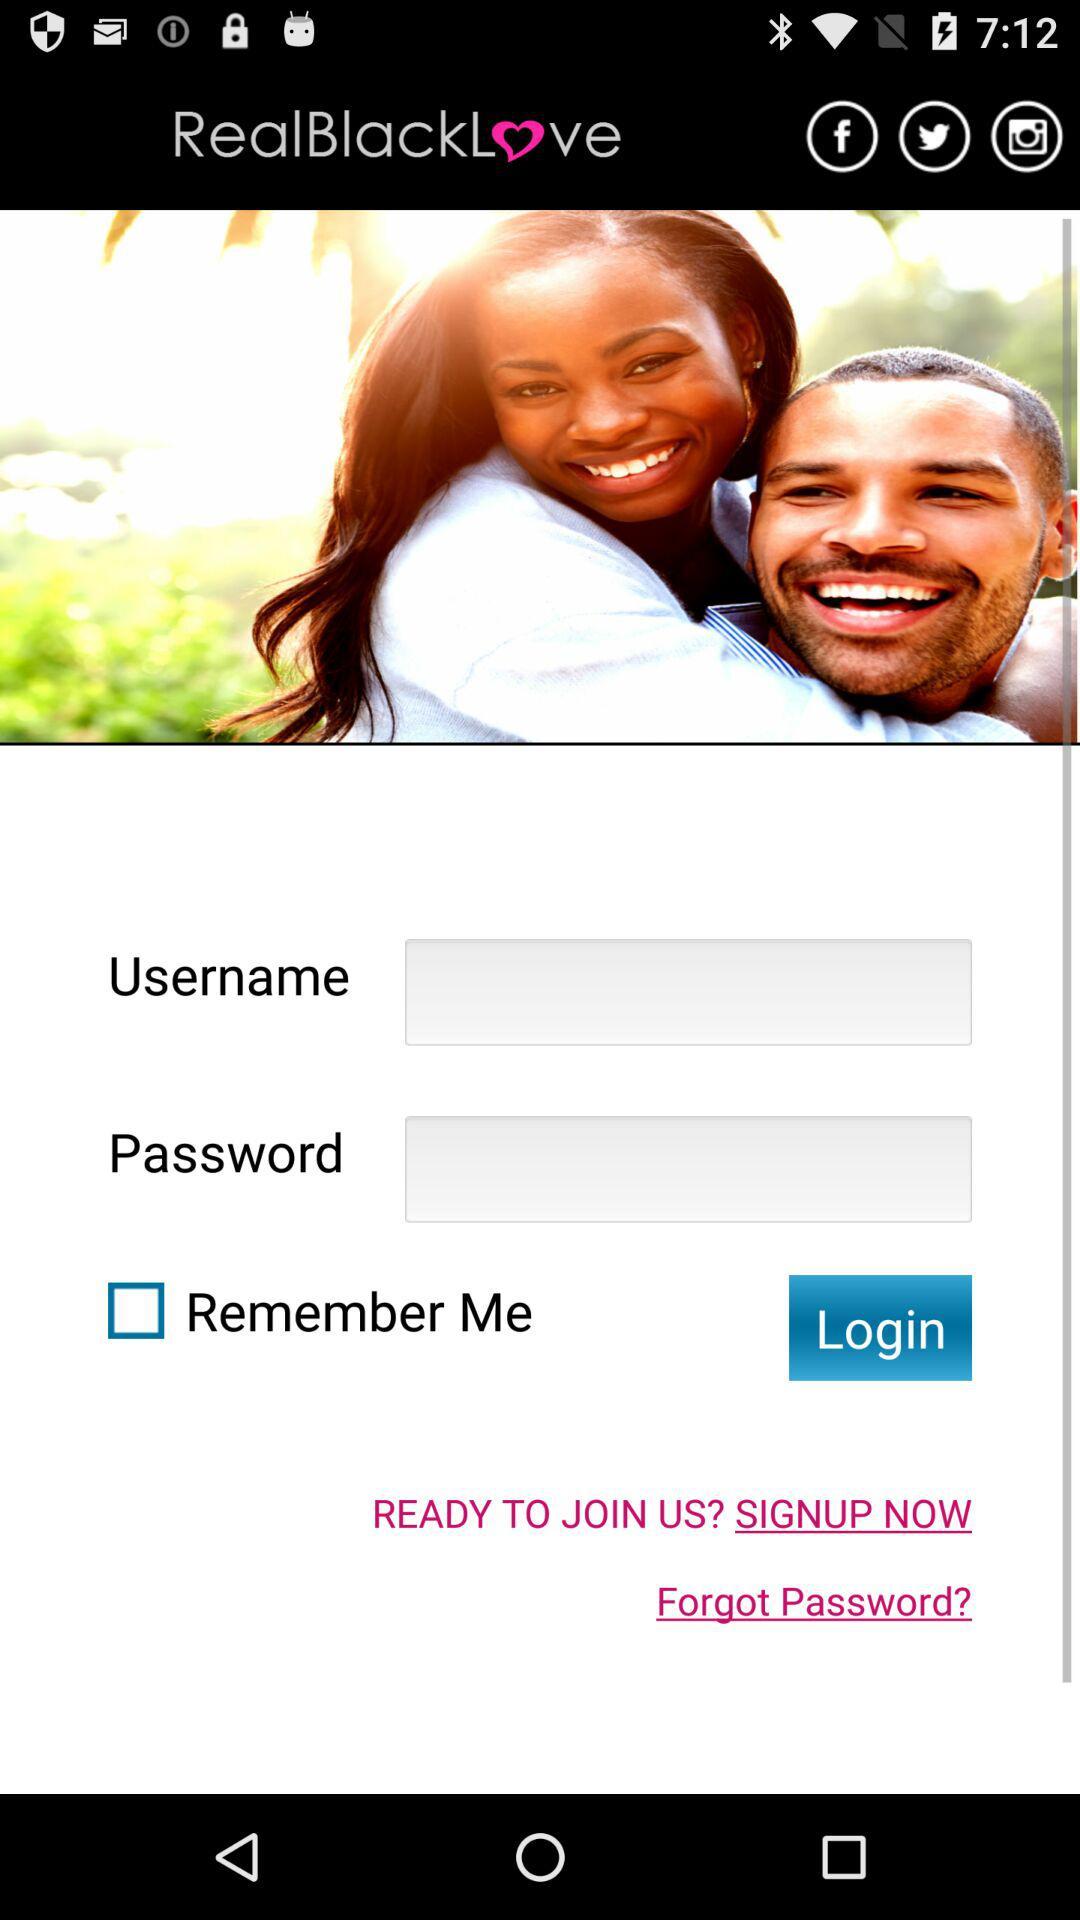 The height and width of the screenshot is (1920, 1080). Describe the element at coordinates (671, 1512) in the screenshot. I see `the app above the forgot password? app` at that location.